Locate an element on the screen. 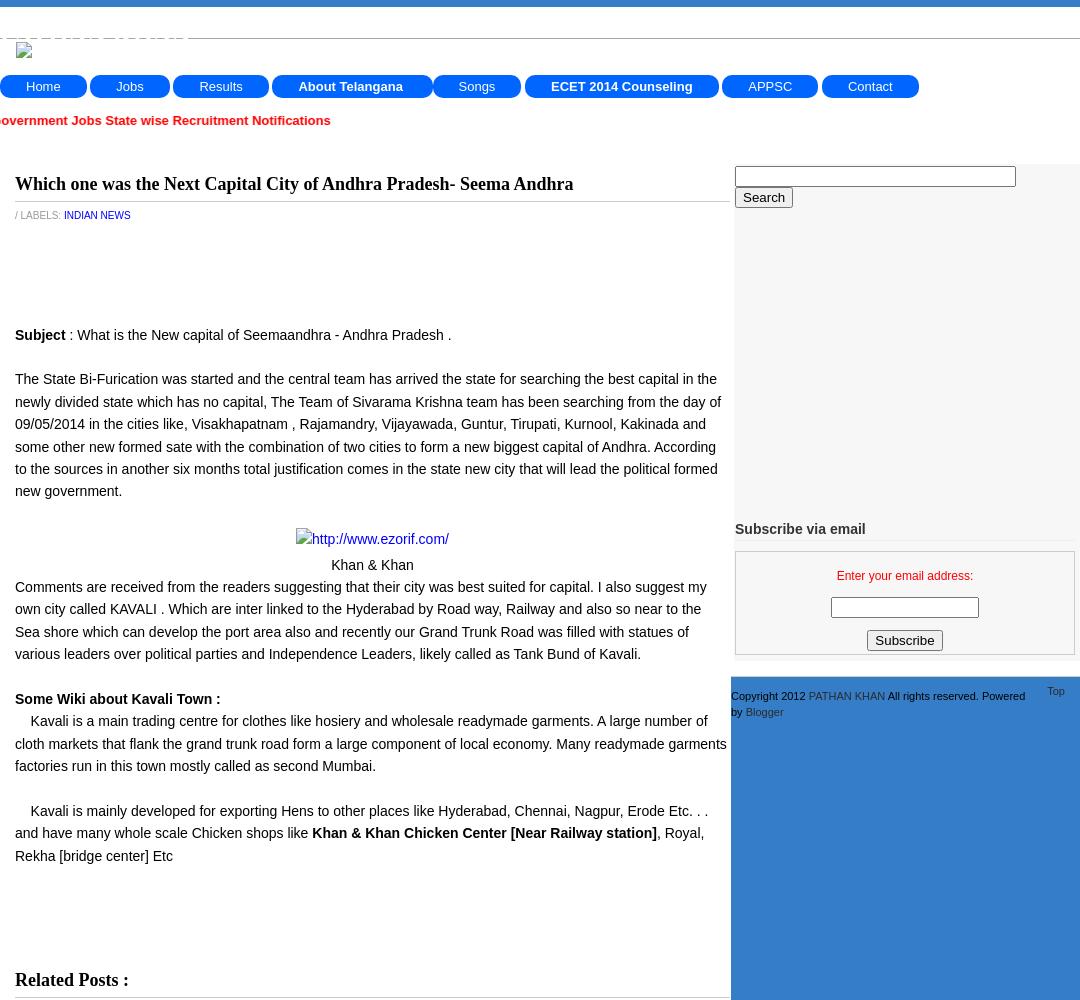 The image size is (1080, 1000). 'The State Bi-Furication was started and the central team has arrived the state for searching the best capital in the newly divided state which has no capital, The Team of Sivarama Krishna team has been searching from the day of 09/05/2014 in the cities like, Visakhapatnam , Rajamandry, Vijayawada, Guntur, Tirupati, Kurnool, Kakinada and some other new formed sate with the combination of two cities to form a new biggest capital of Andhra. According to the sources in another six months total justification comes in the state new city that will lead the political formed new government.' is located at coordinates (367, 435).